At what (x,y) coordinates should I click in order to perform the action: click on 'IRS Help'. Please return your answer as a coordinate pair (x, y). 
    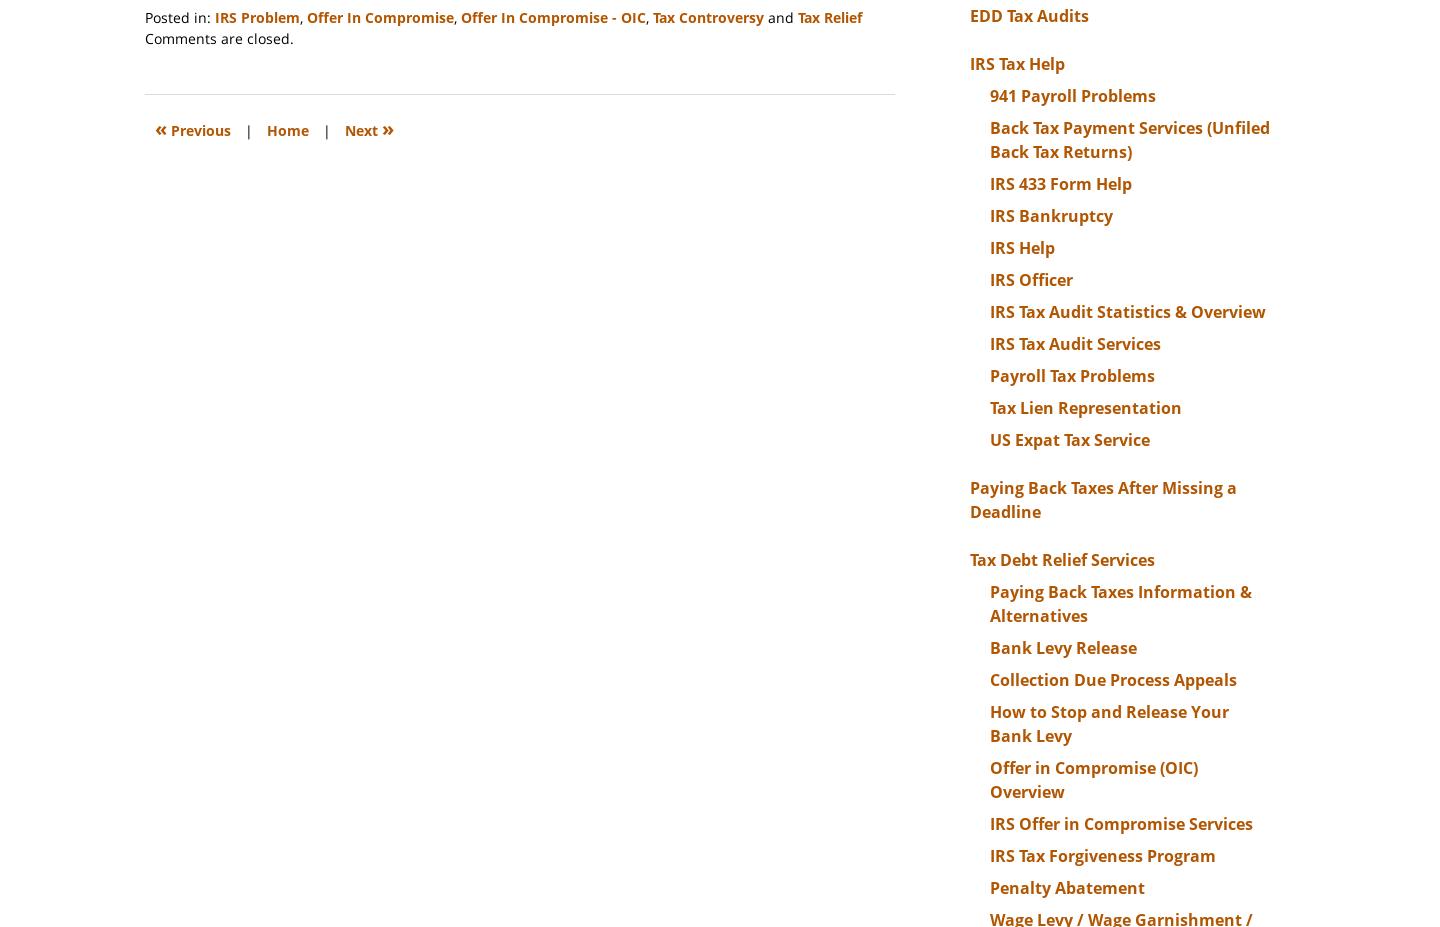
    Looking at the image, I should click on (989, 247).